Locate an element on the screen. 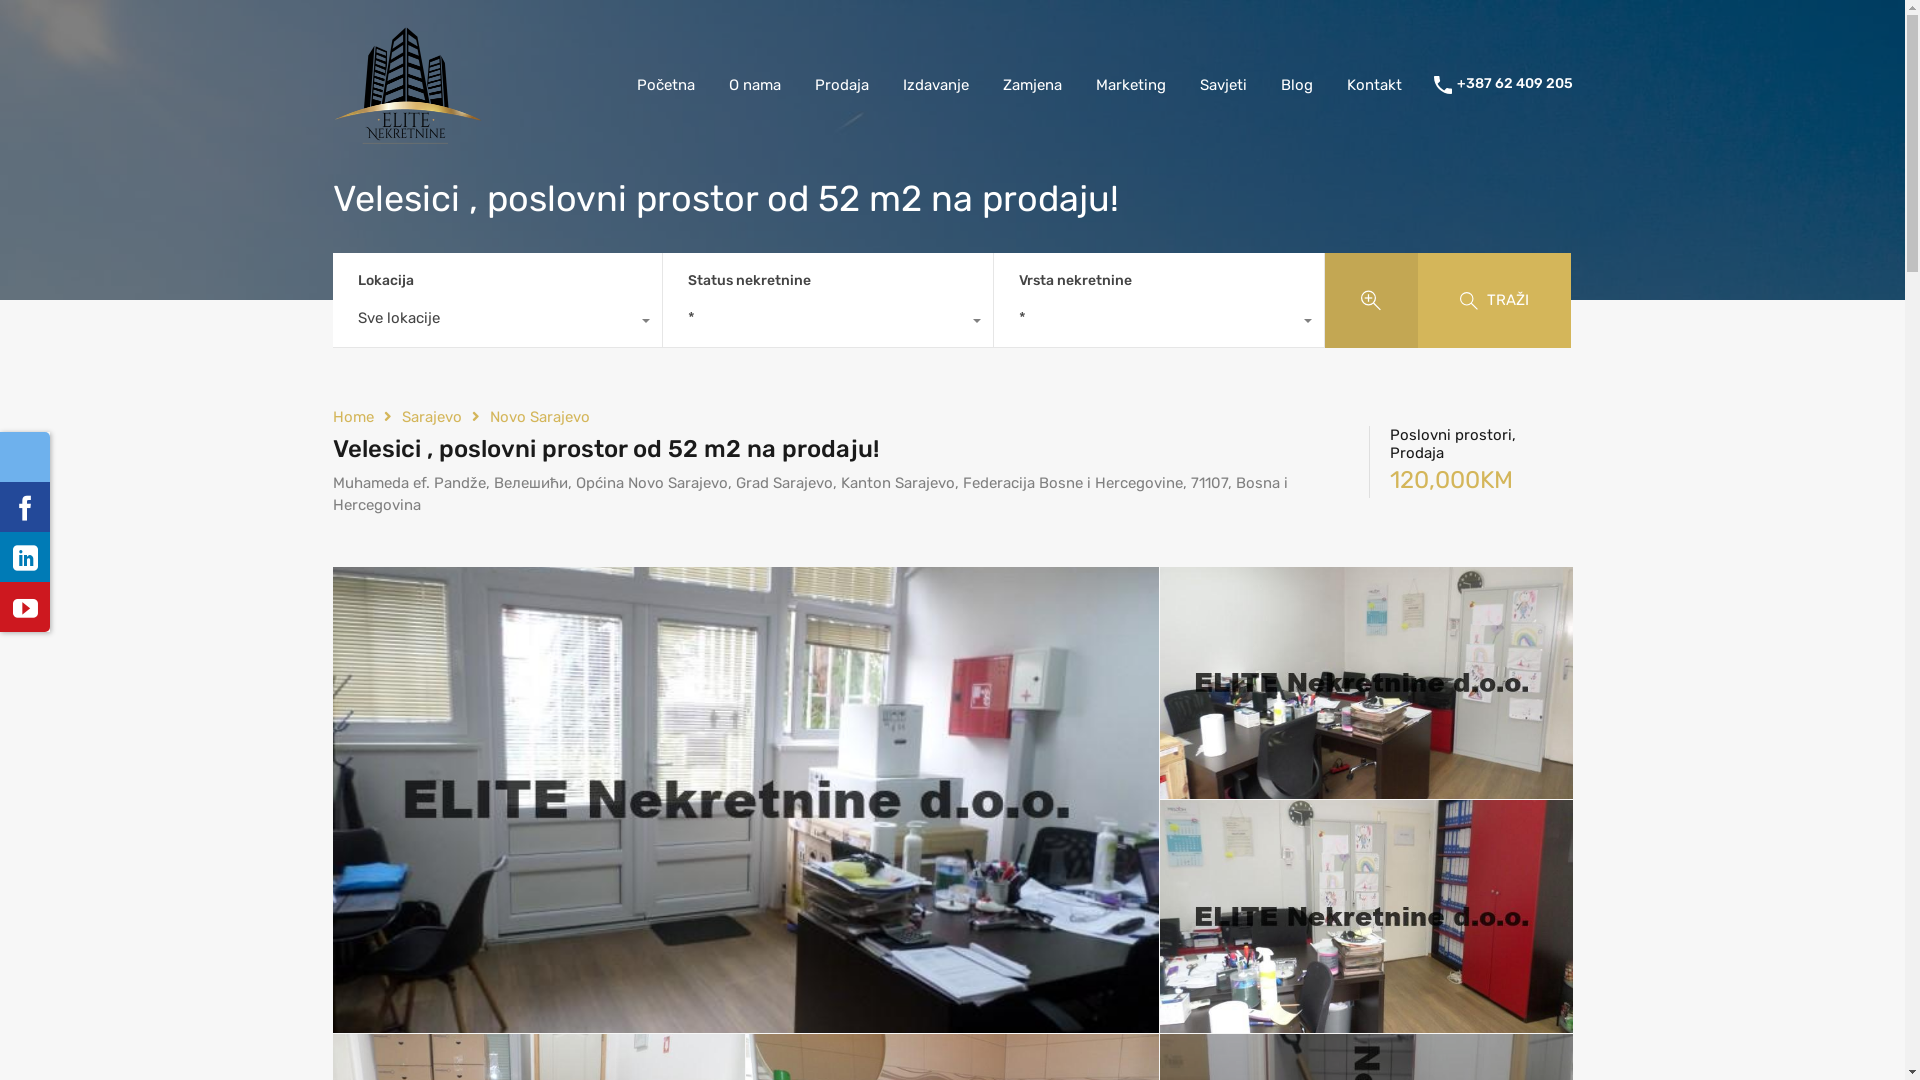 This screenshot has height=1080, width=1920. '*' is located at coordinates (1158, 322).